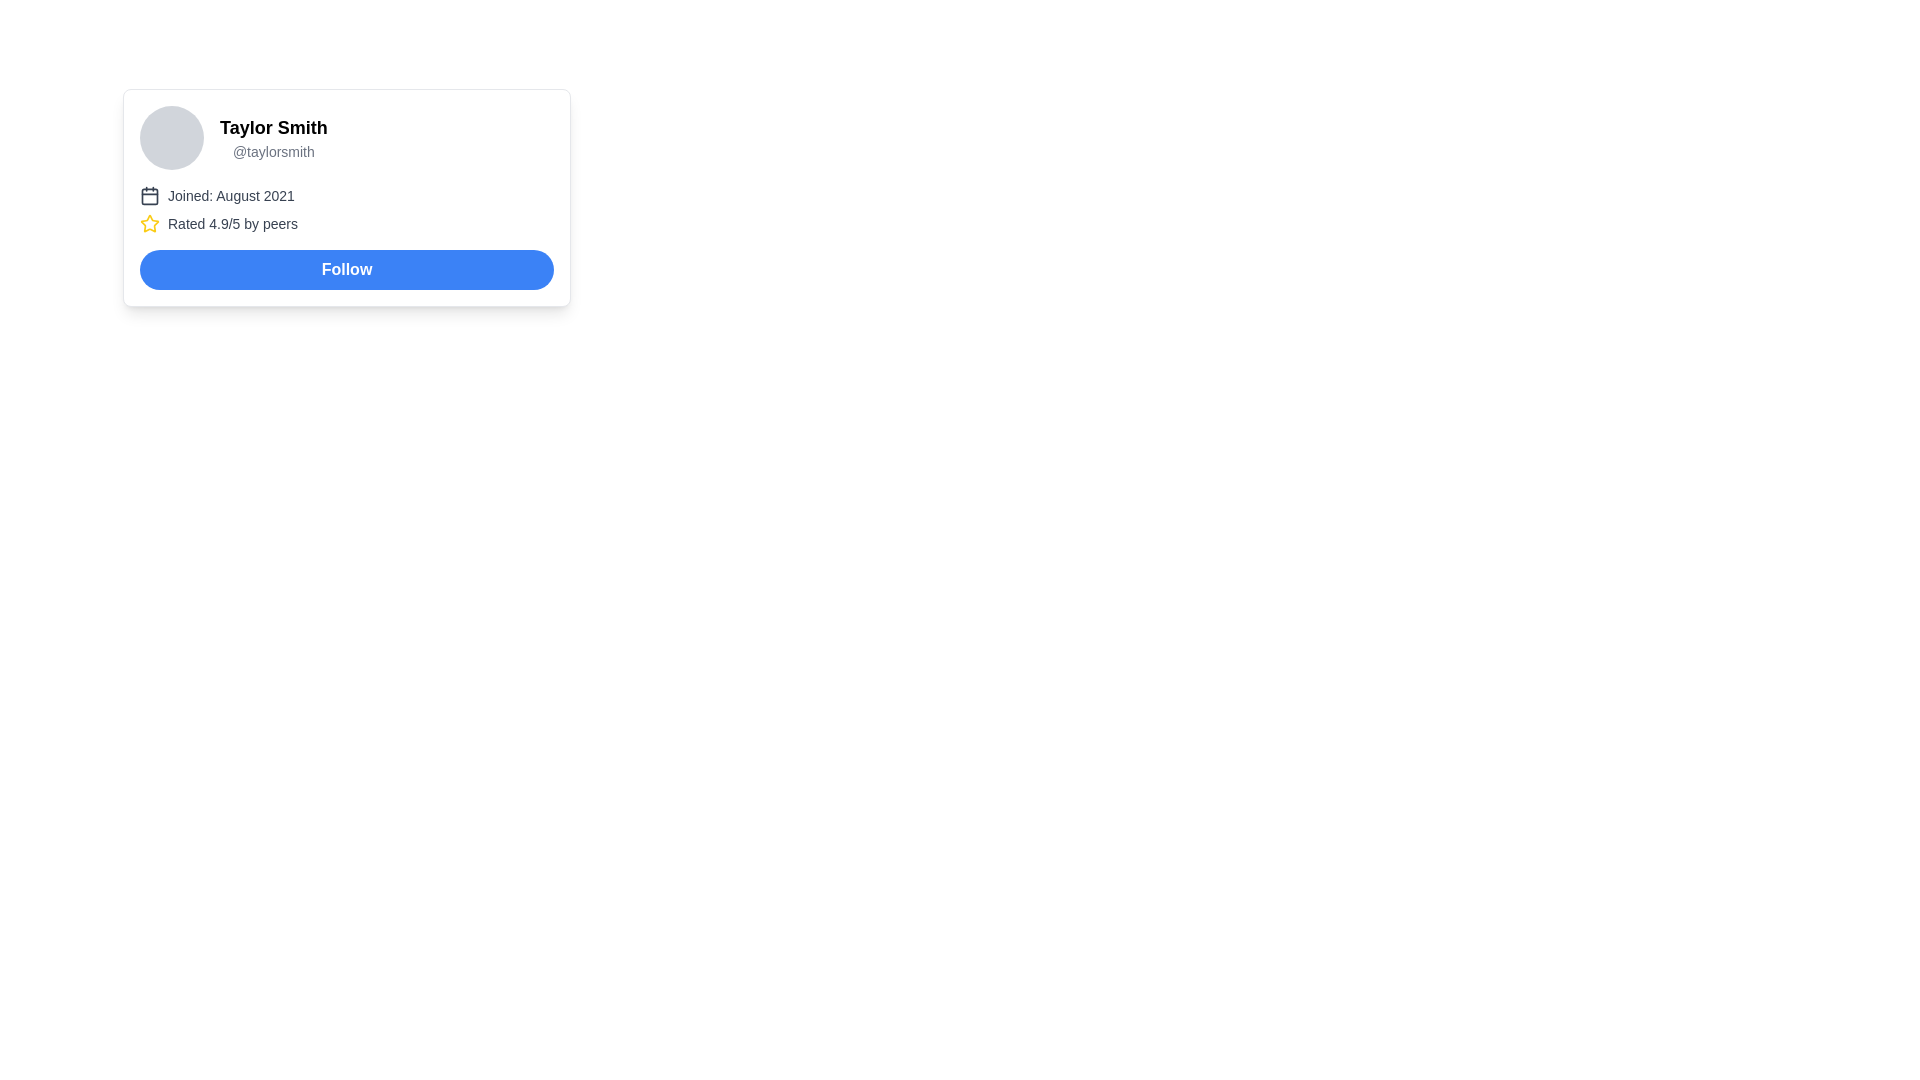  Describe the element at coordinates (231, 196) in the screenshot. I see `the text element displaying 'Joined: August 2021' located under the user's name and username within the profile card, to the right of a calendar icon` at that location.